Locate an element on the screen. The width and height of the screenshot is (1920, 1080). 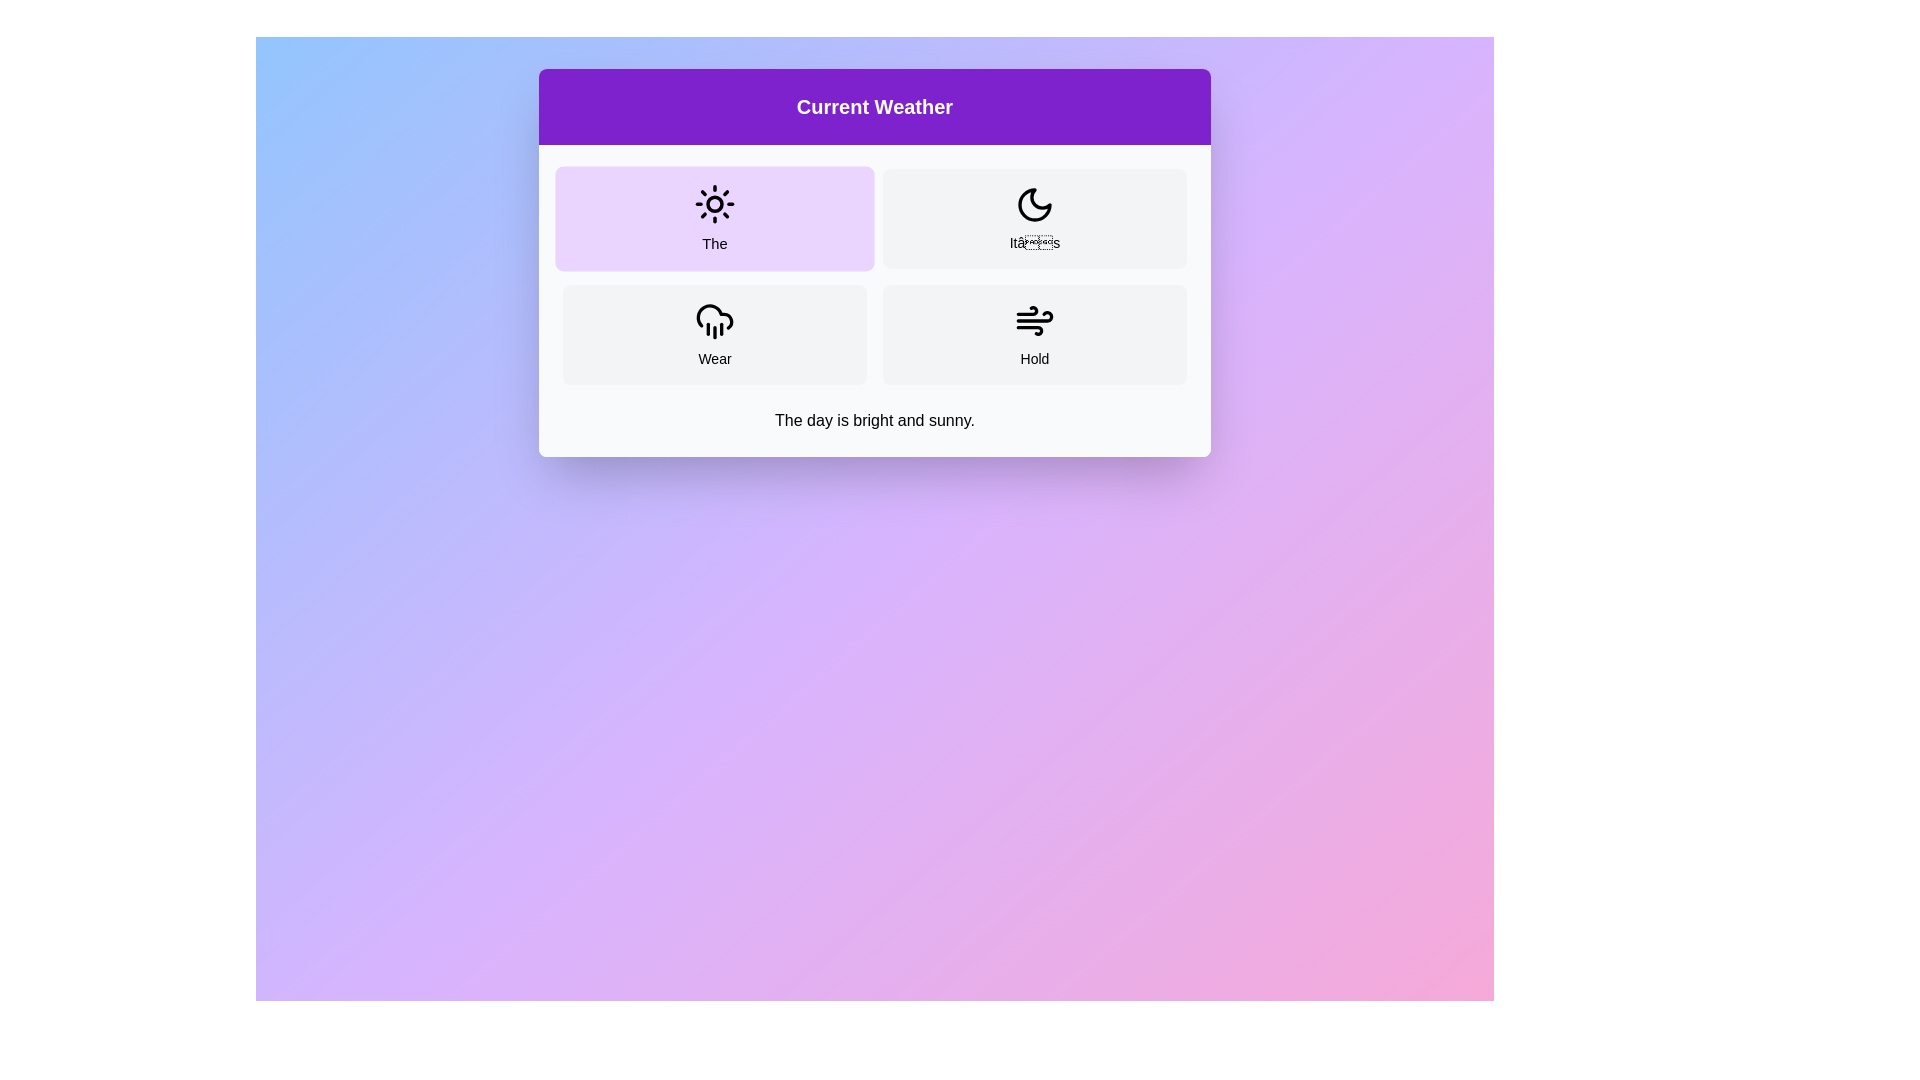
the weather option cloudy by clicking on its corresponding area is located at coordinates (1035, 219).